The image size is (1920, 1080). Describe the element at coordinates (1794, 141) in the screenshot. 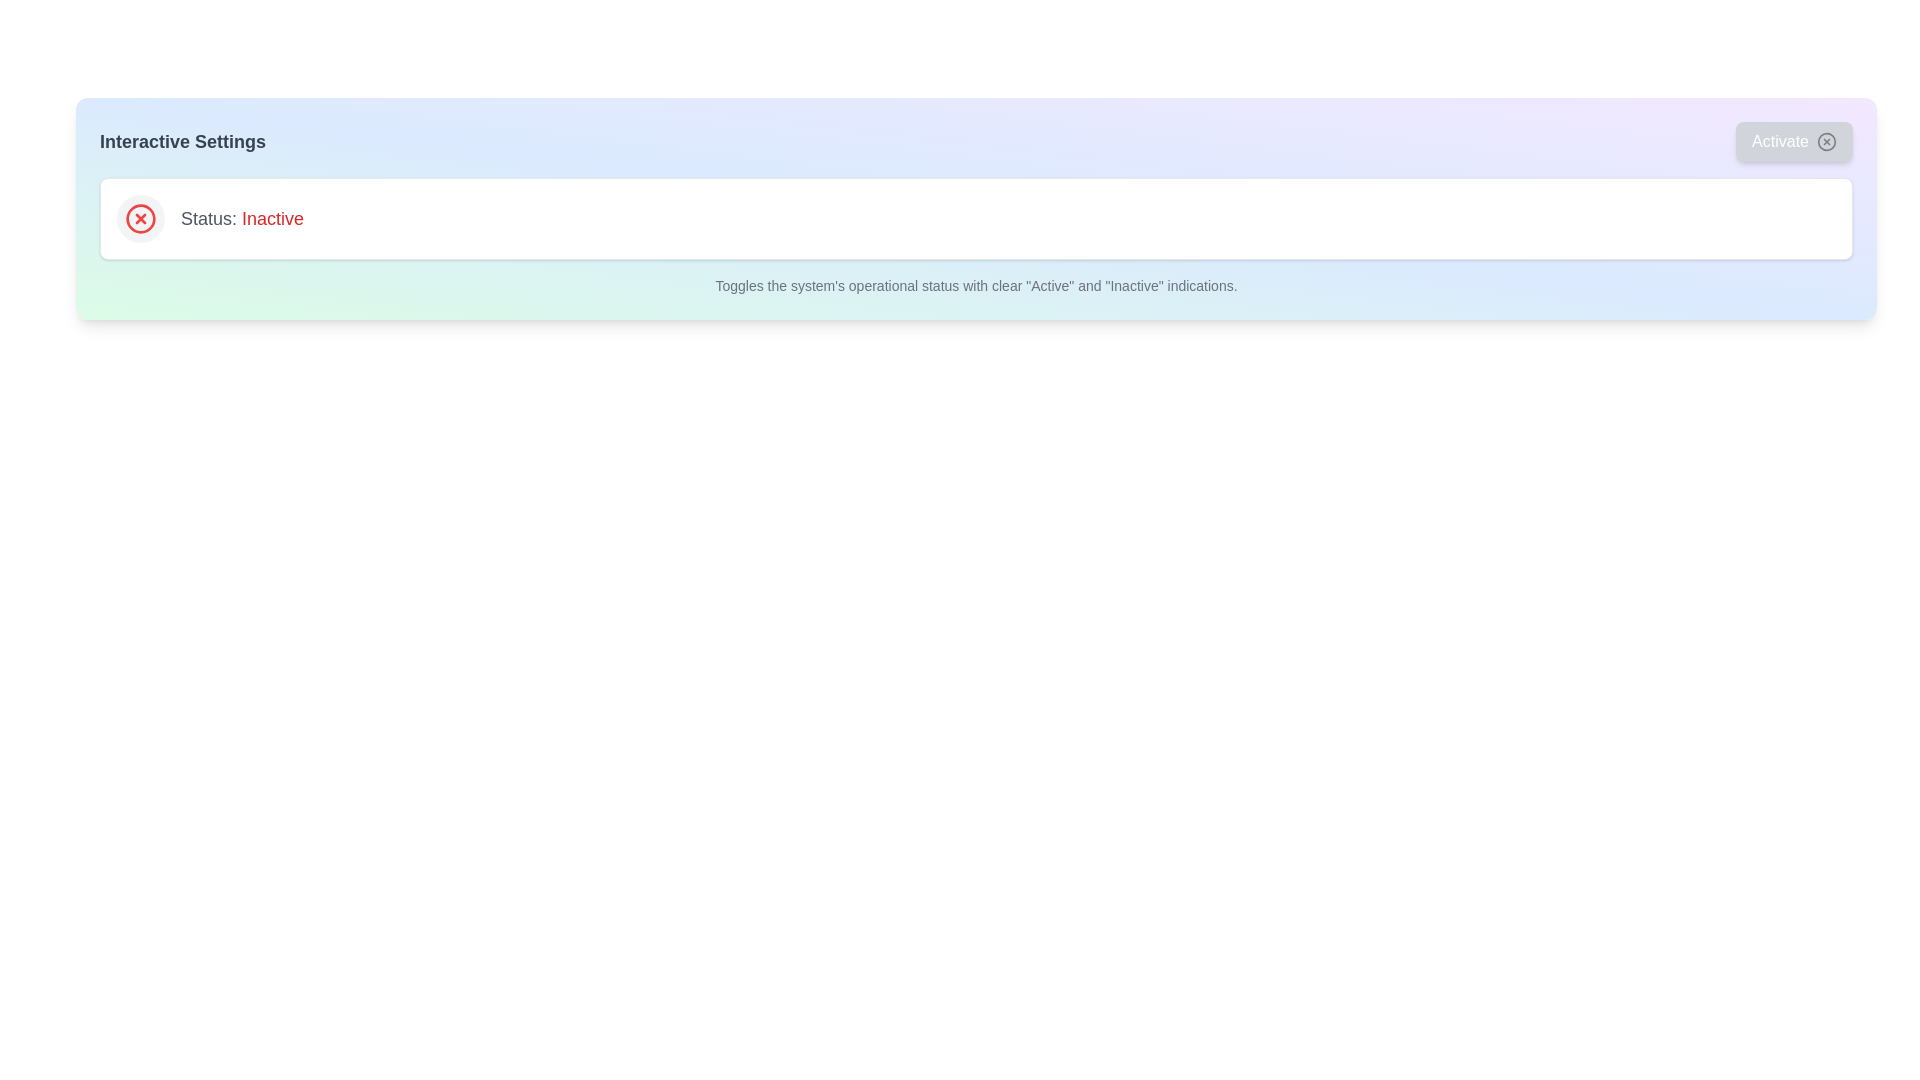

I see `the 'Activate' button located in the top-right corner of the 'Interactive Settings' section` at that location.